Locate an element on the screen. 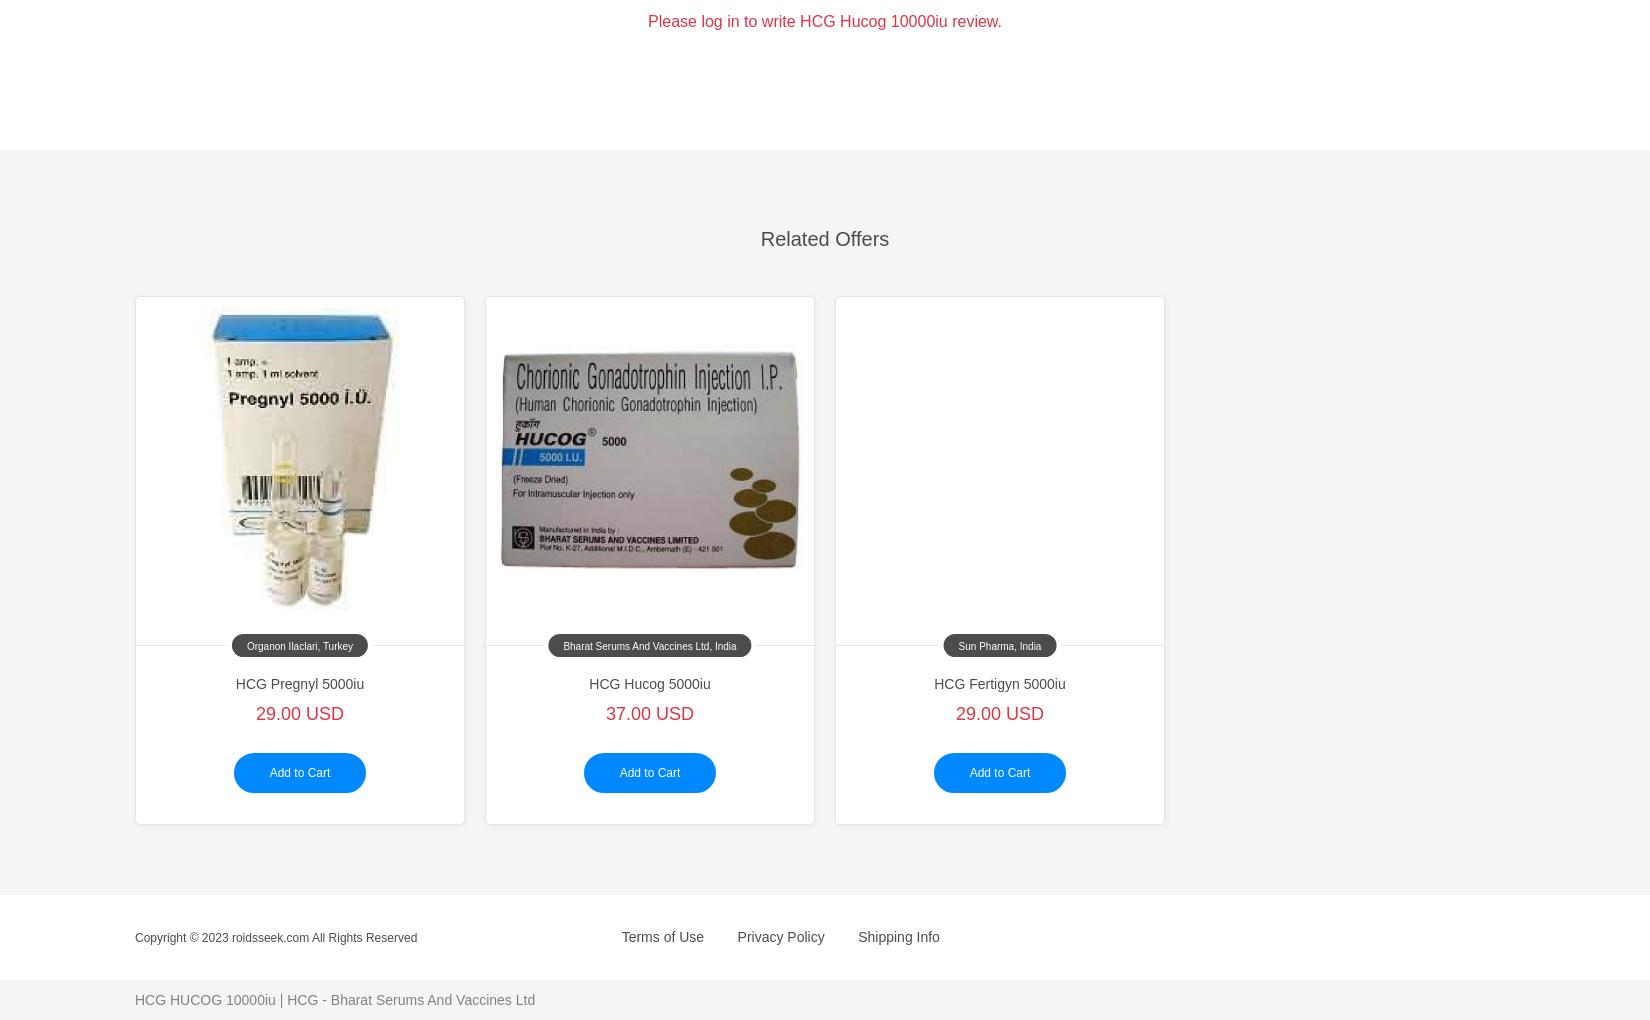  'Related Offers' is located at coordinates (758, 238).